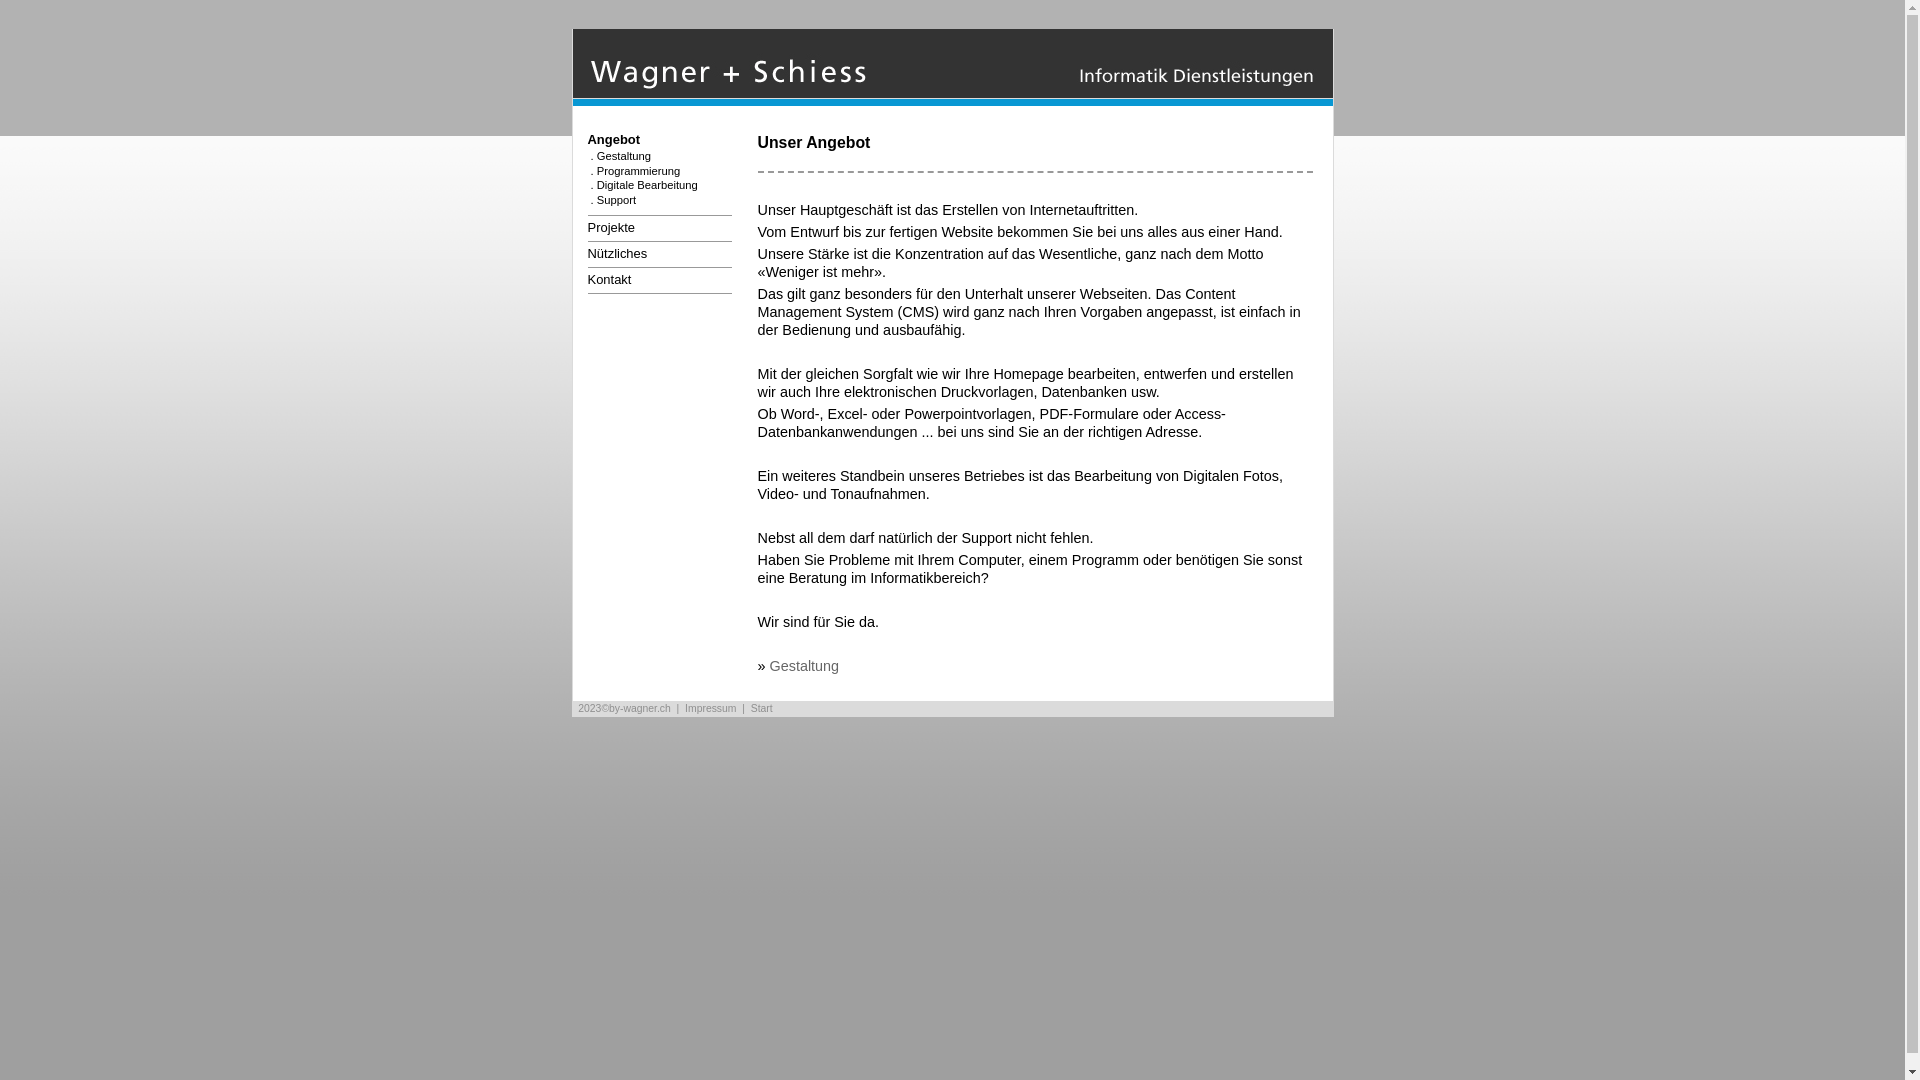  Describe the element at coordinates (618, 154) in the screenshot. I see `'. Gestaltung'` at that location.